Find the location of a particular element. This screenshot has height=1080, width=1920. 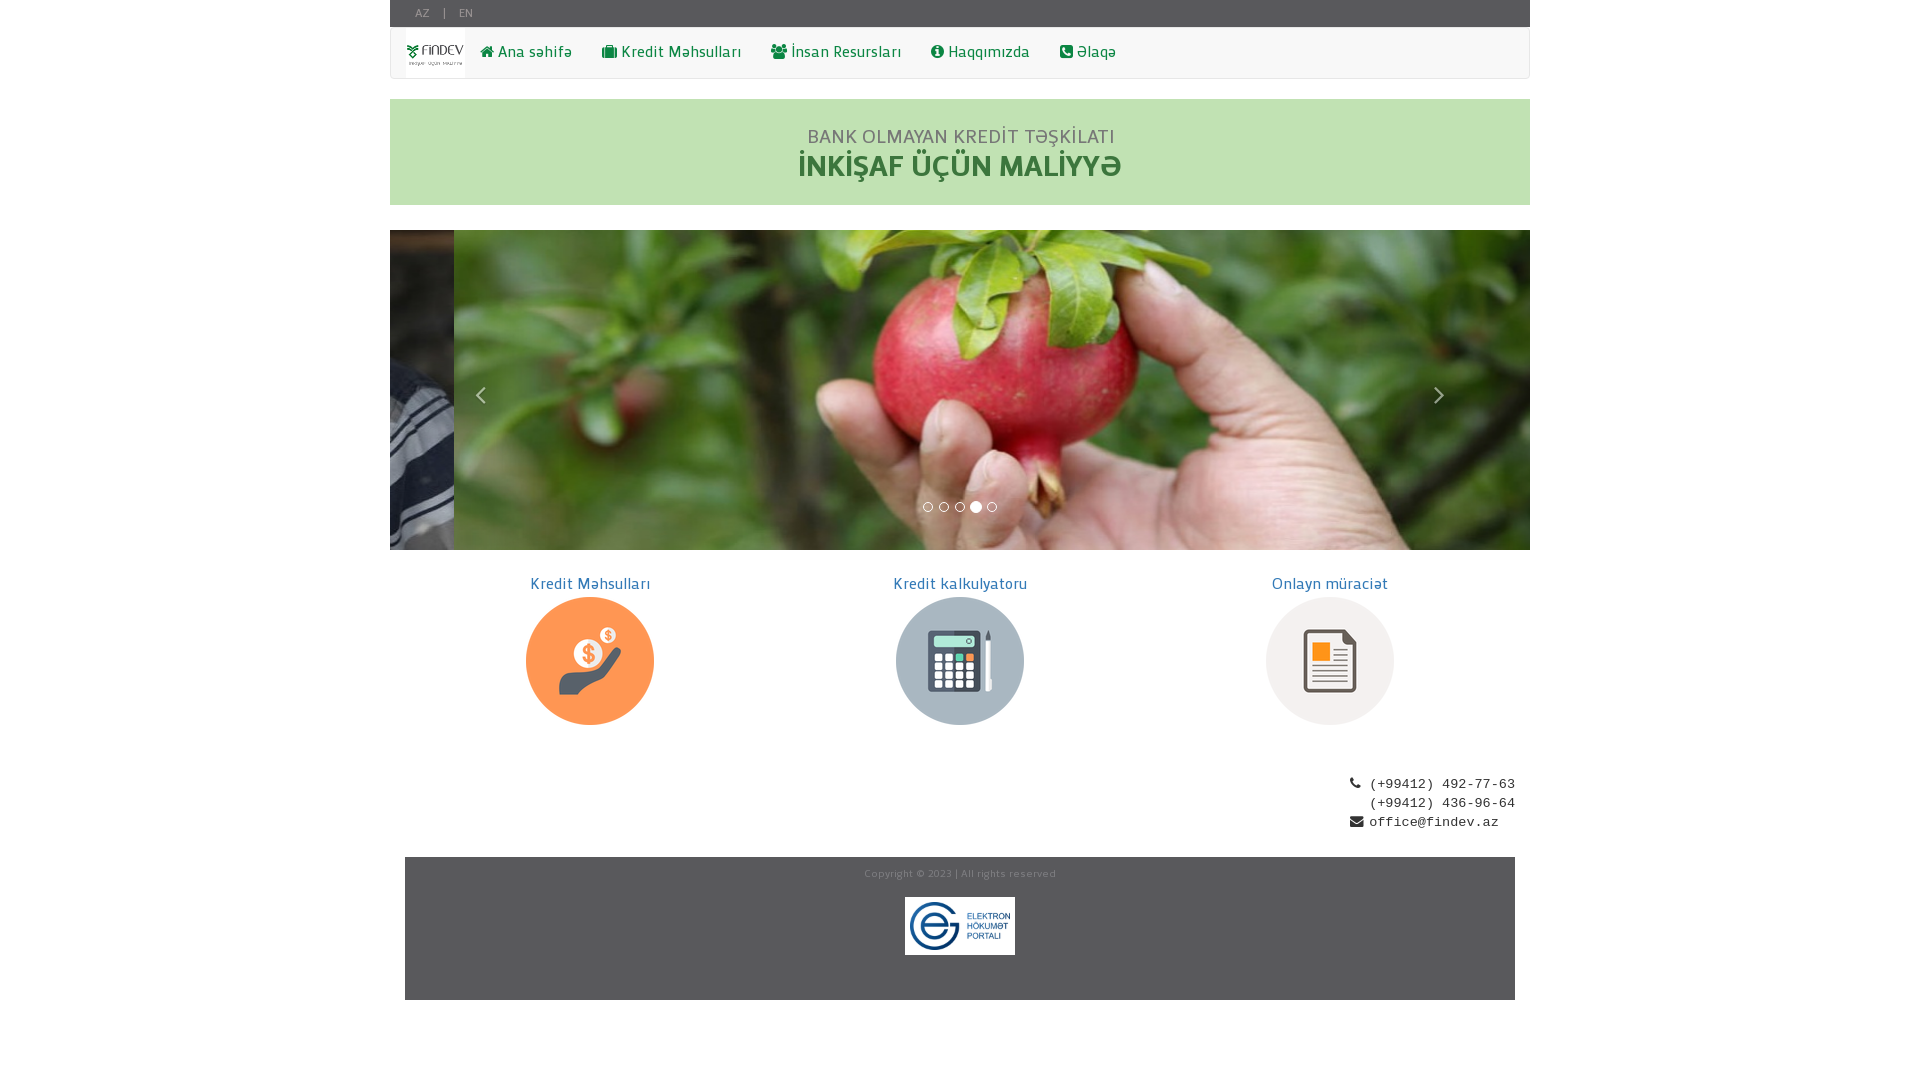

'Previous' is located at coordinates (474, 389).